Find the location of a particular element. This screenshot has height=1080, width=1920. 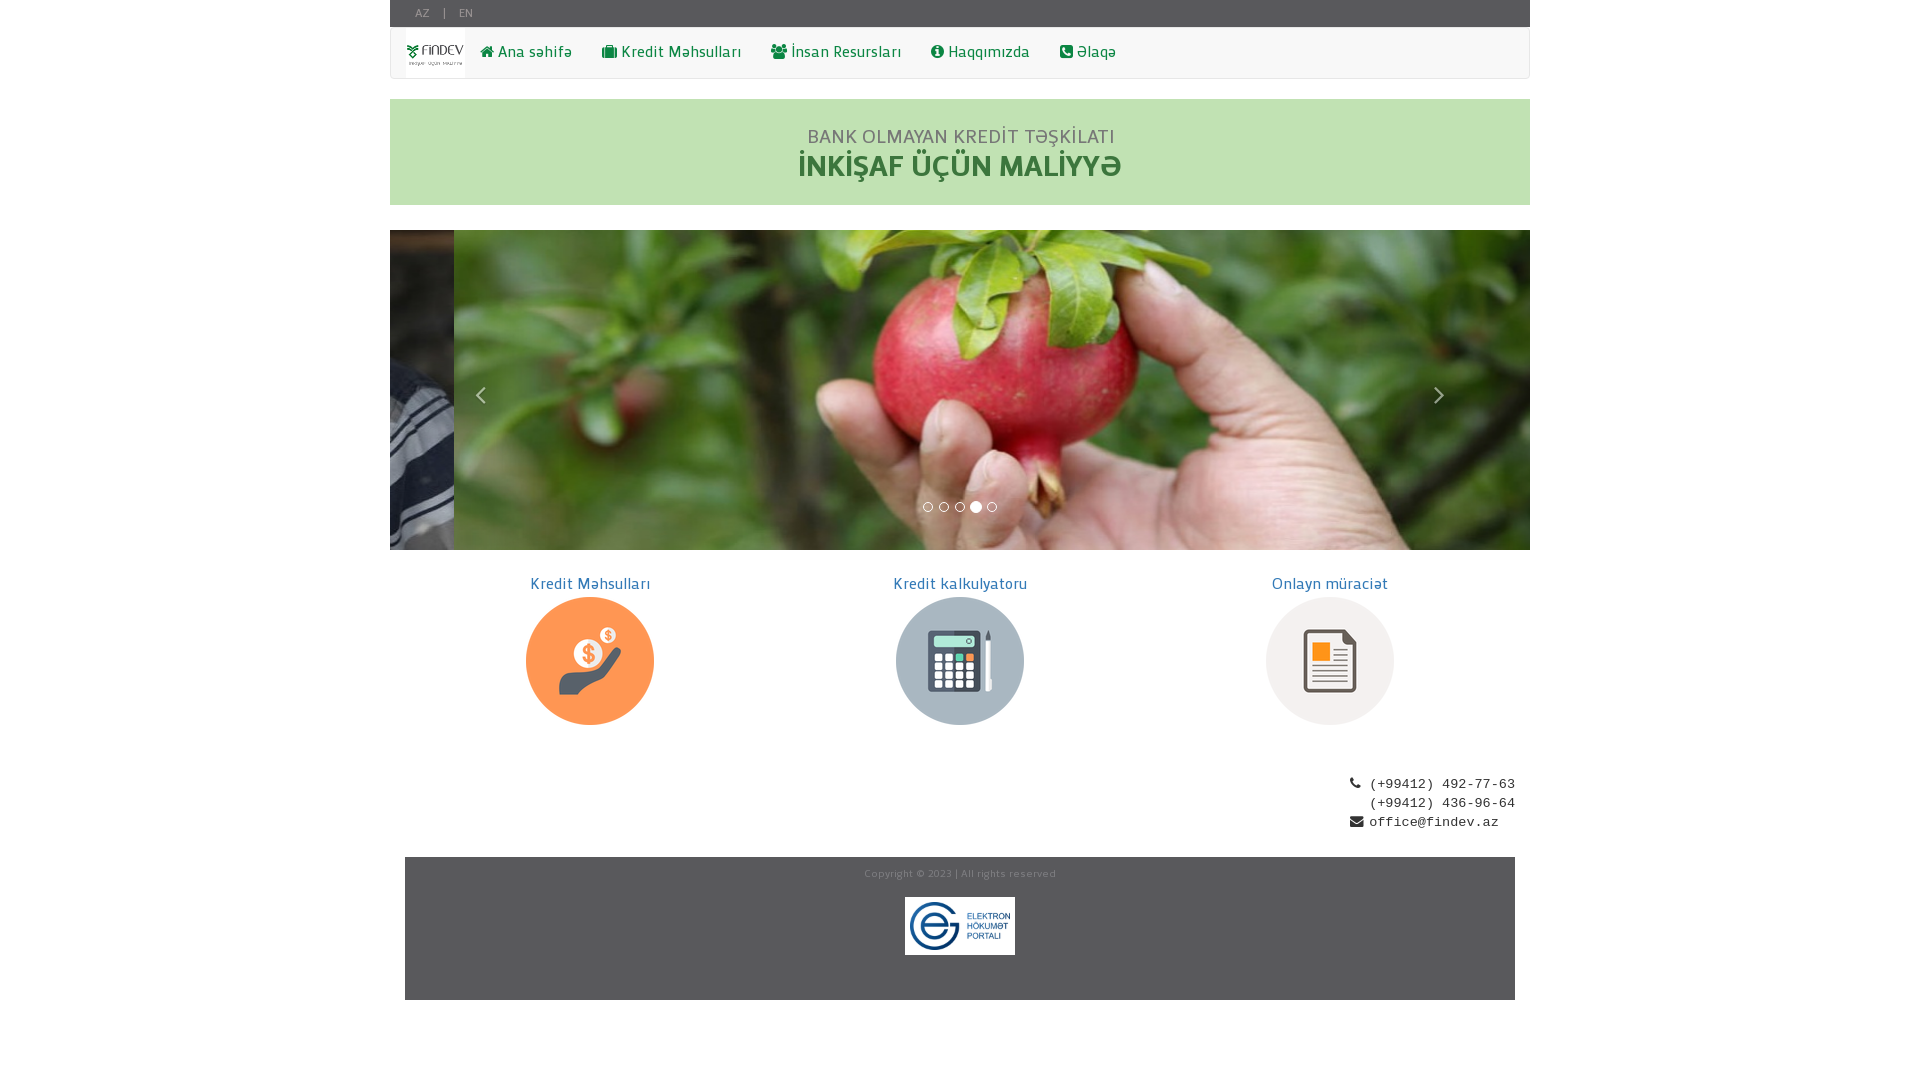

'Previous' is located at coordinates (474, 389).